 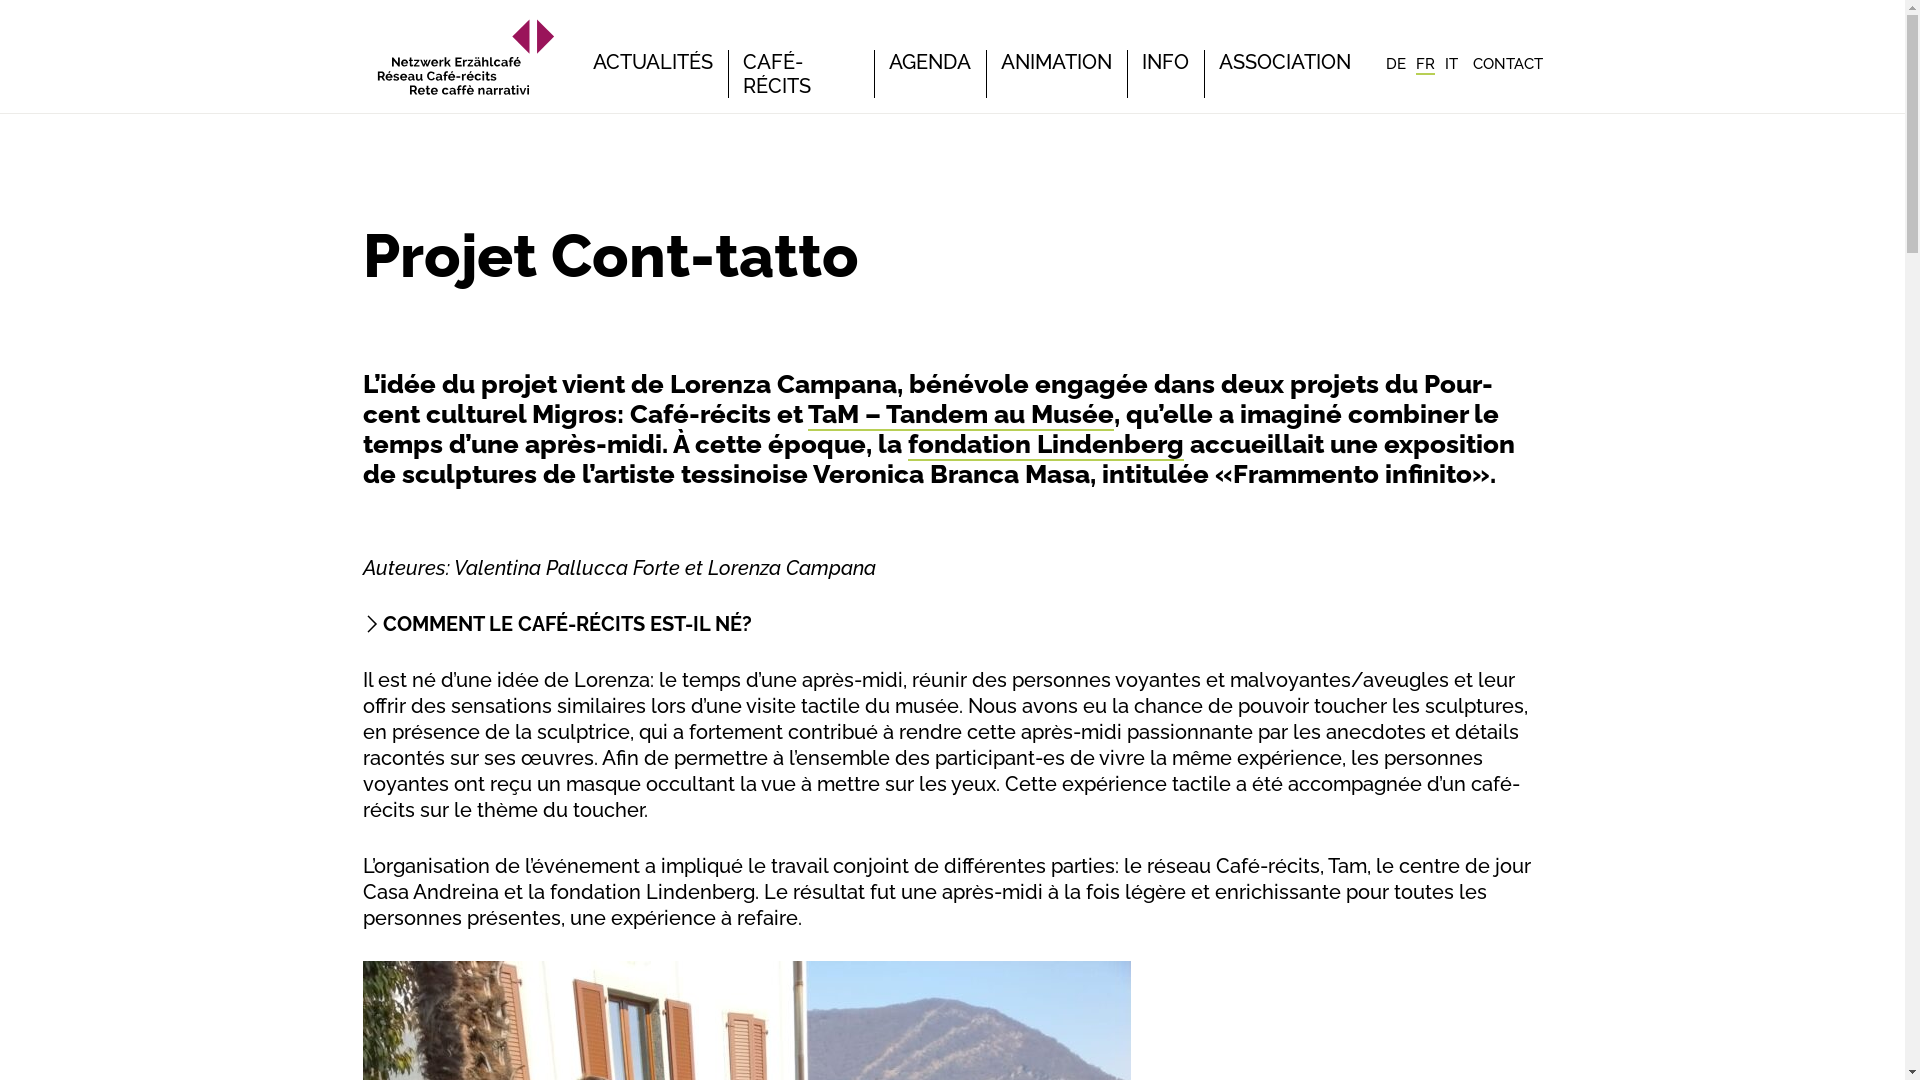 I want to click on 'ASSOCIATION', so click(x=1217, y=60).